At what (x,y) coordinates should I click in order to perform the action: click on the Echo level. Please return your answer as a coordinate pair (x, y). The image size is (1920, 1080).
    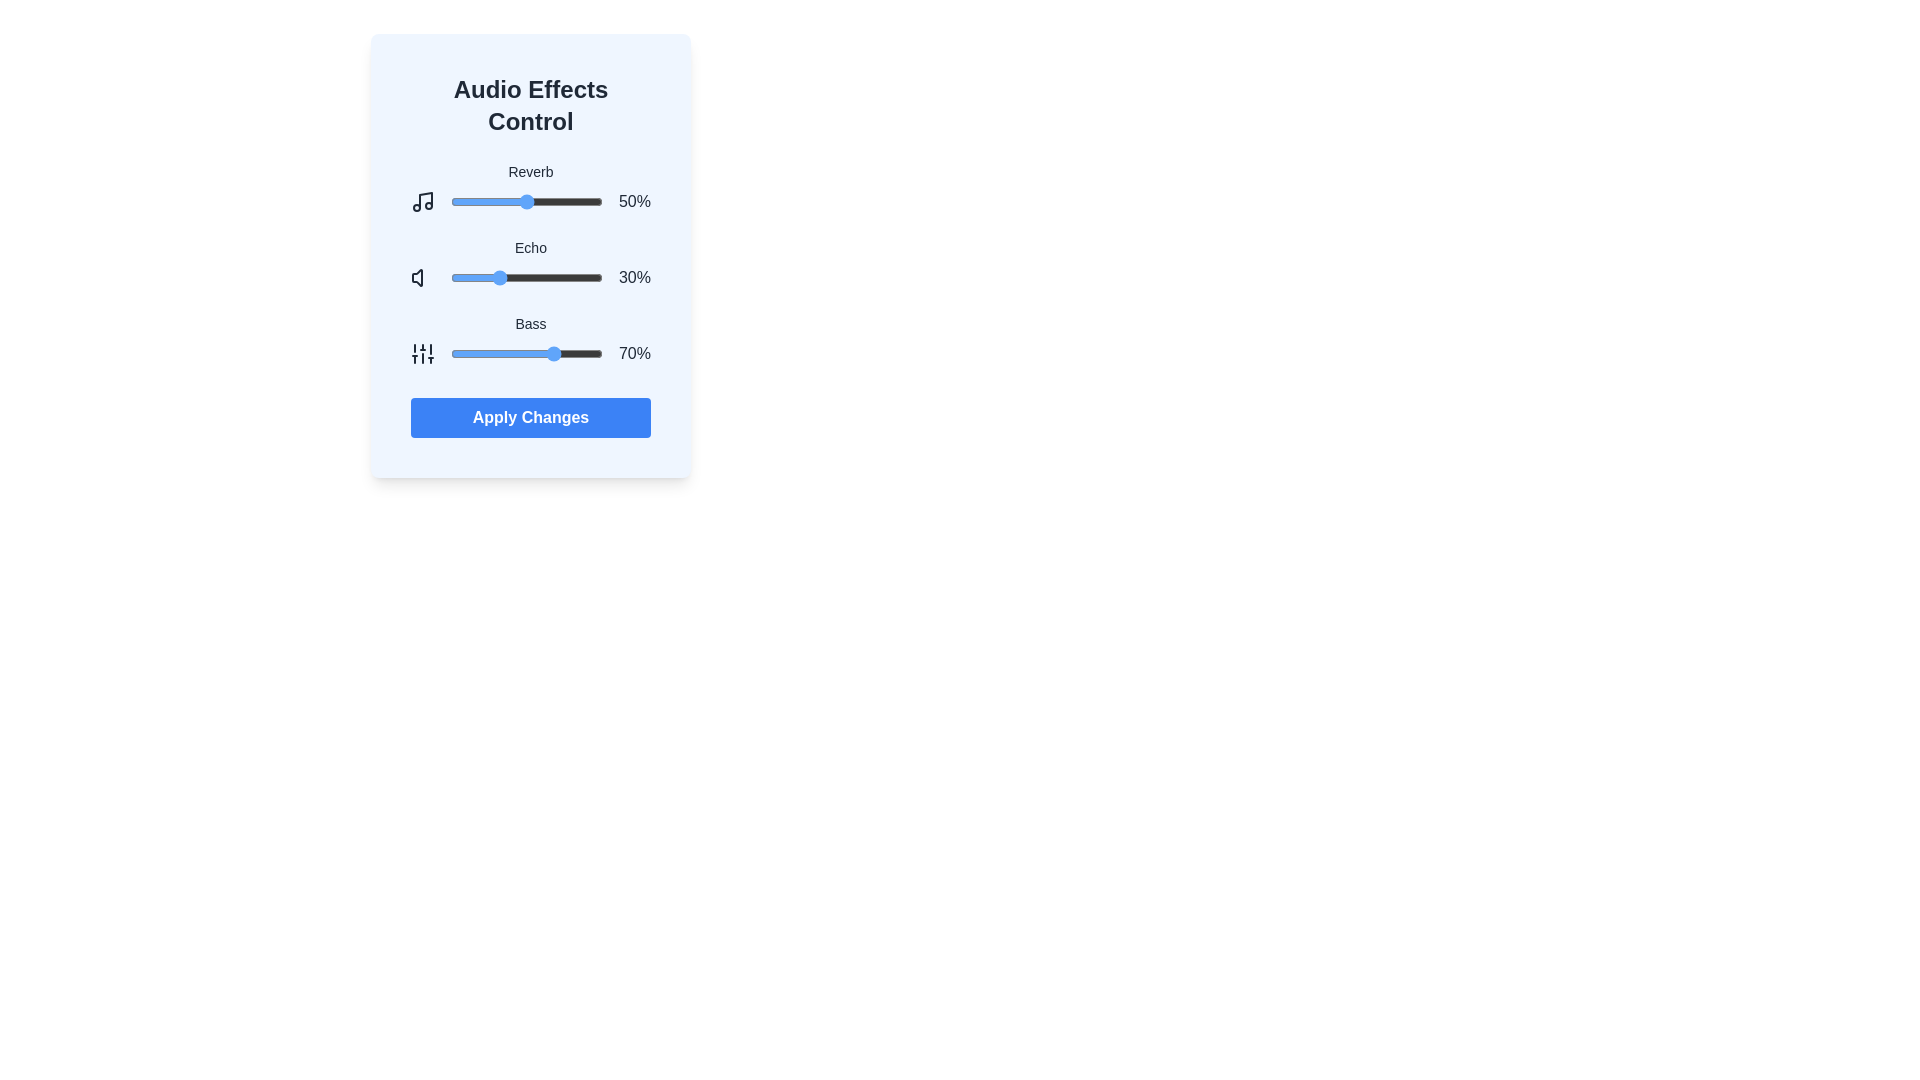
    Looking at the image, I should click on (450, 277).